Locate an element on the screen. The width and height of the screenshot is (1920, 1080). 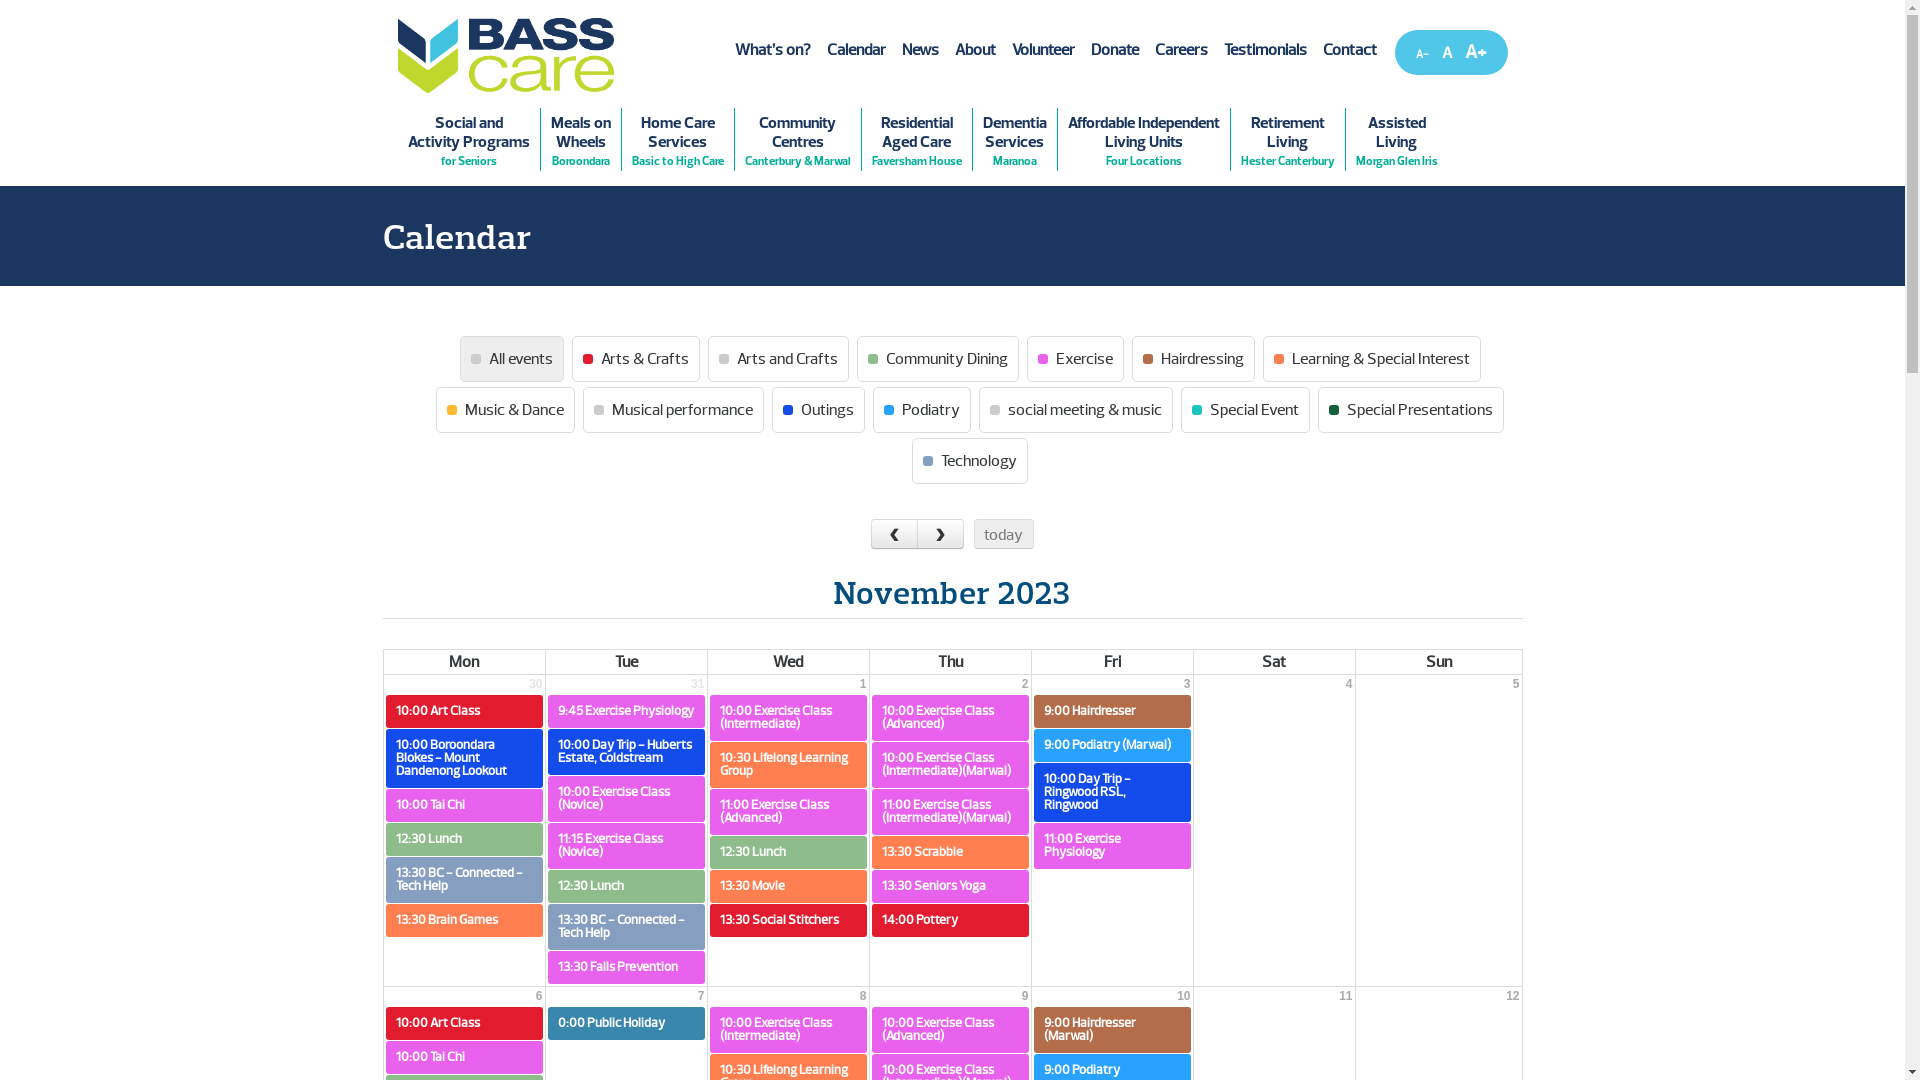
'10:00 Exercise Class (Intermediate) is located at coordinates (787, 716).